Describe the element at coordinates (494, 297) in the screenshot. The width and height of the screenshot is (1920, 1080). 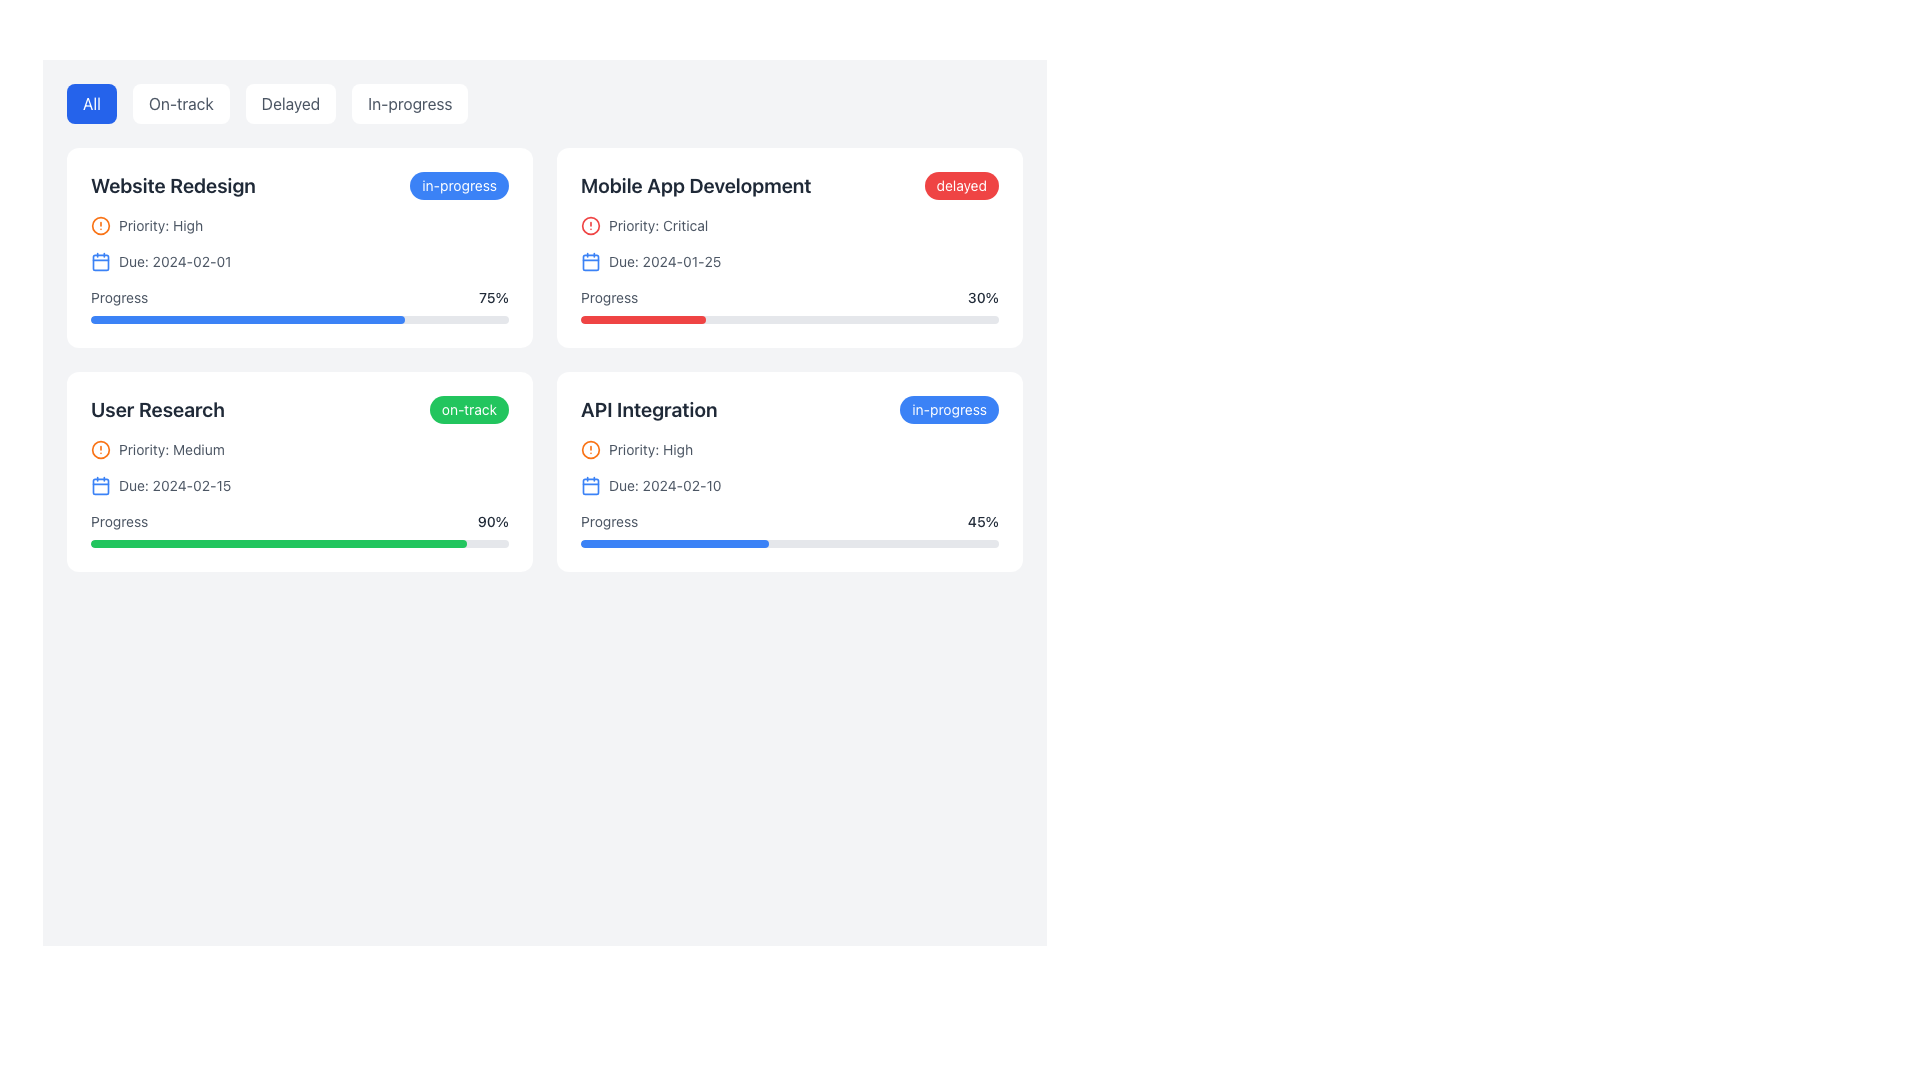
I see `the static text displaying '75%' located at the bottom-right corner of the 'Website Redesign' card, aligned horizontally with the 'Progress' label` at that location.